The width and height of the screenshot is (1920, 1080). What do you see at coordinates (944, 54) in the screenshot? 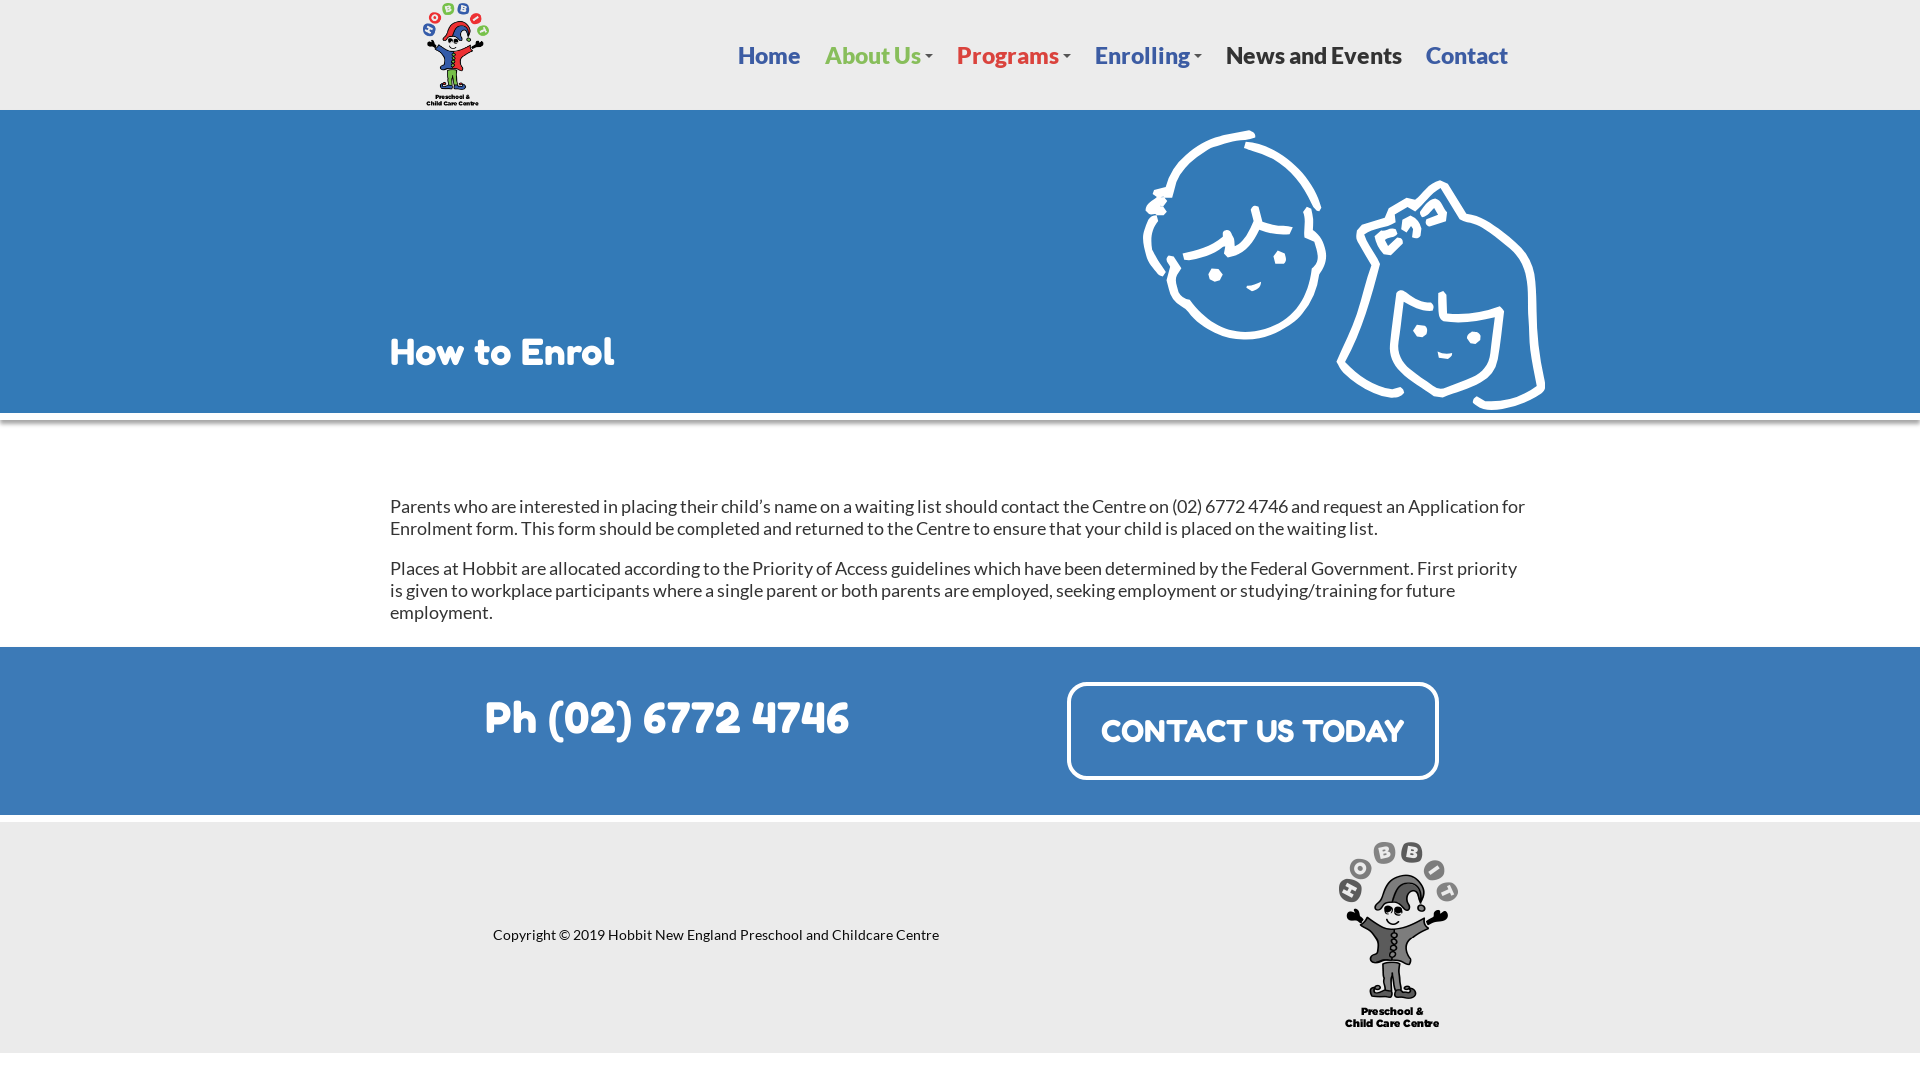
I see `'+` at bounding box center [944, 54].